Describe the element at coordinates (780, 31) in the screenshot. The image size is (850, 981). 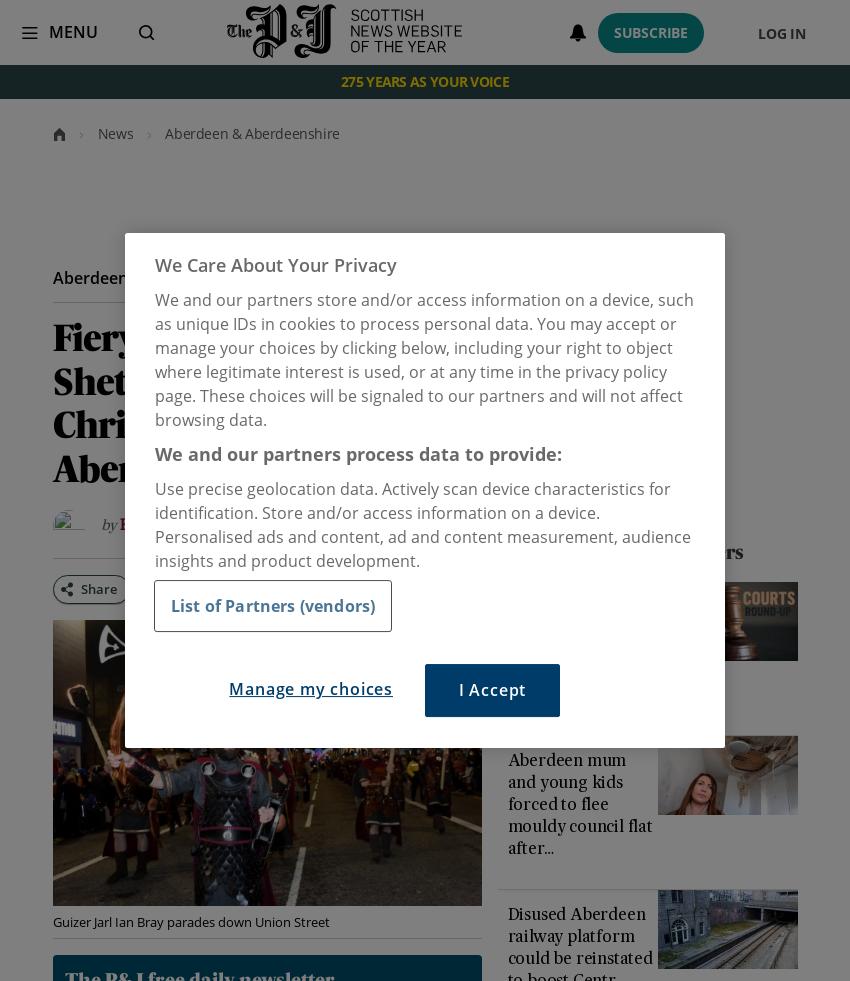
I see `'Log In'` at that location.